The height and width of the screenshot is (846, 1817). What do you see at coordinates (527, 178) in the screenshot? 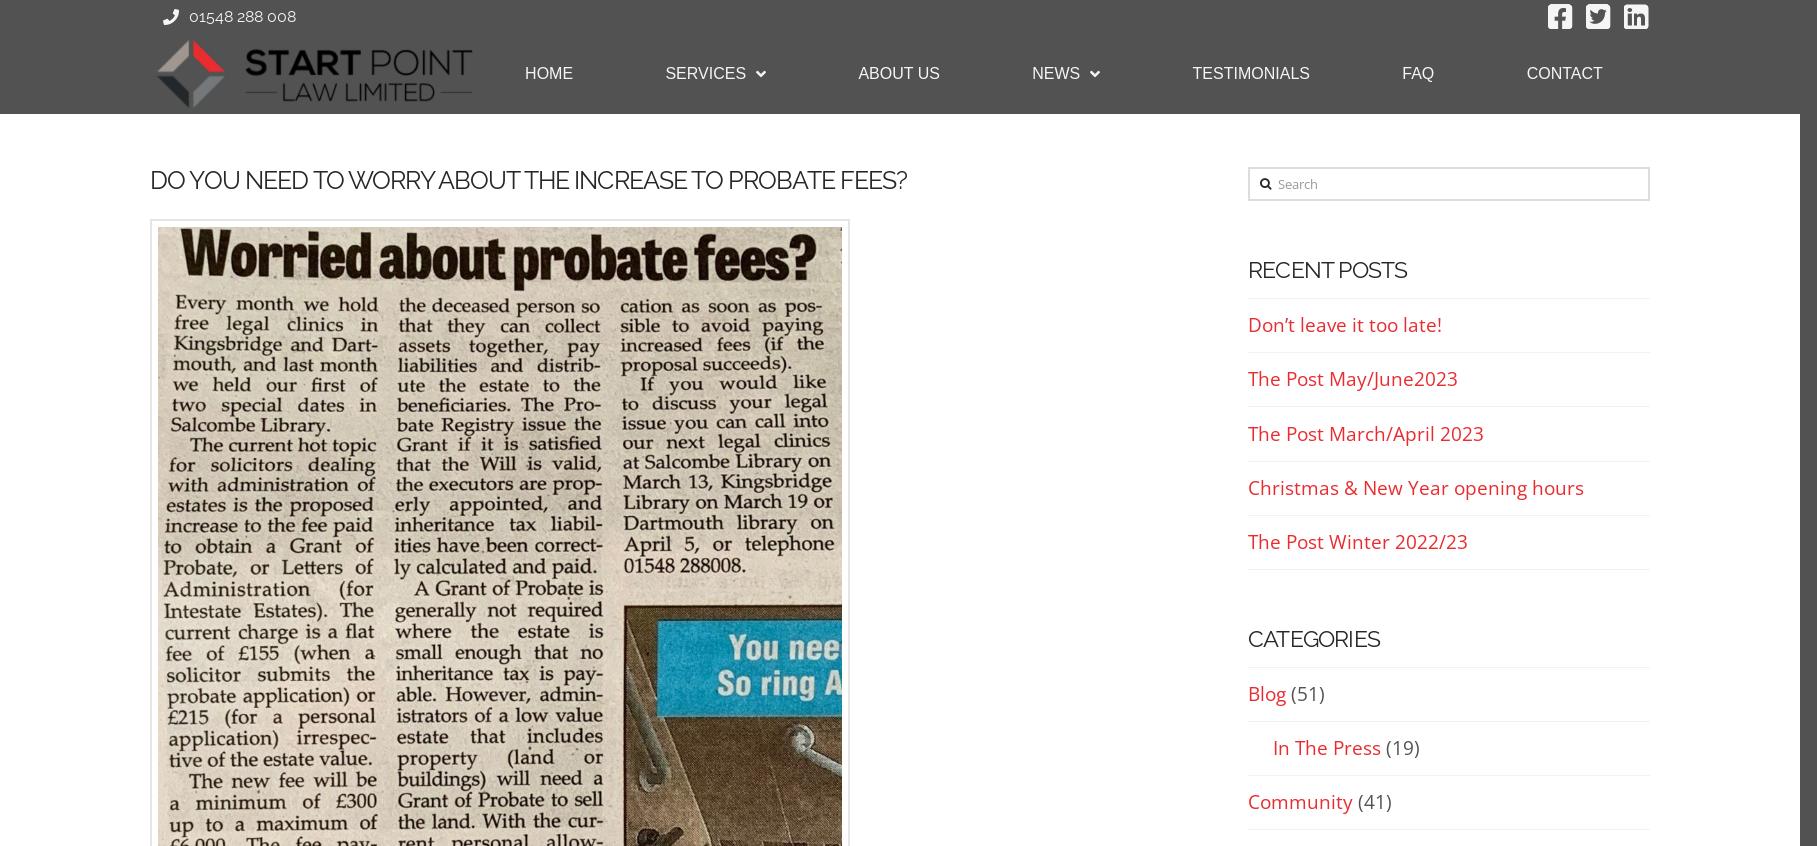
I see `'Do you need to worry about the increase to Probate fees?'` at bounding box center [527, 178].